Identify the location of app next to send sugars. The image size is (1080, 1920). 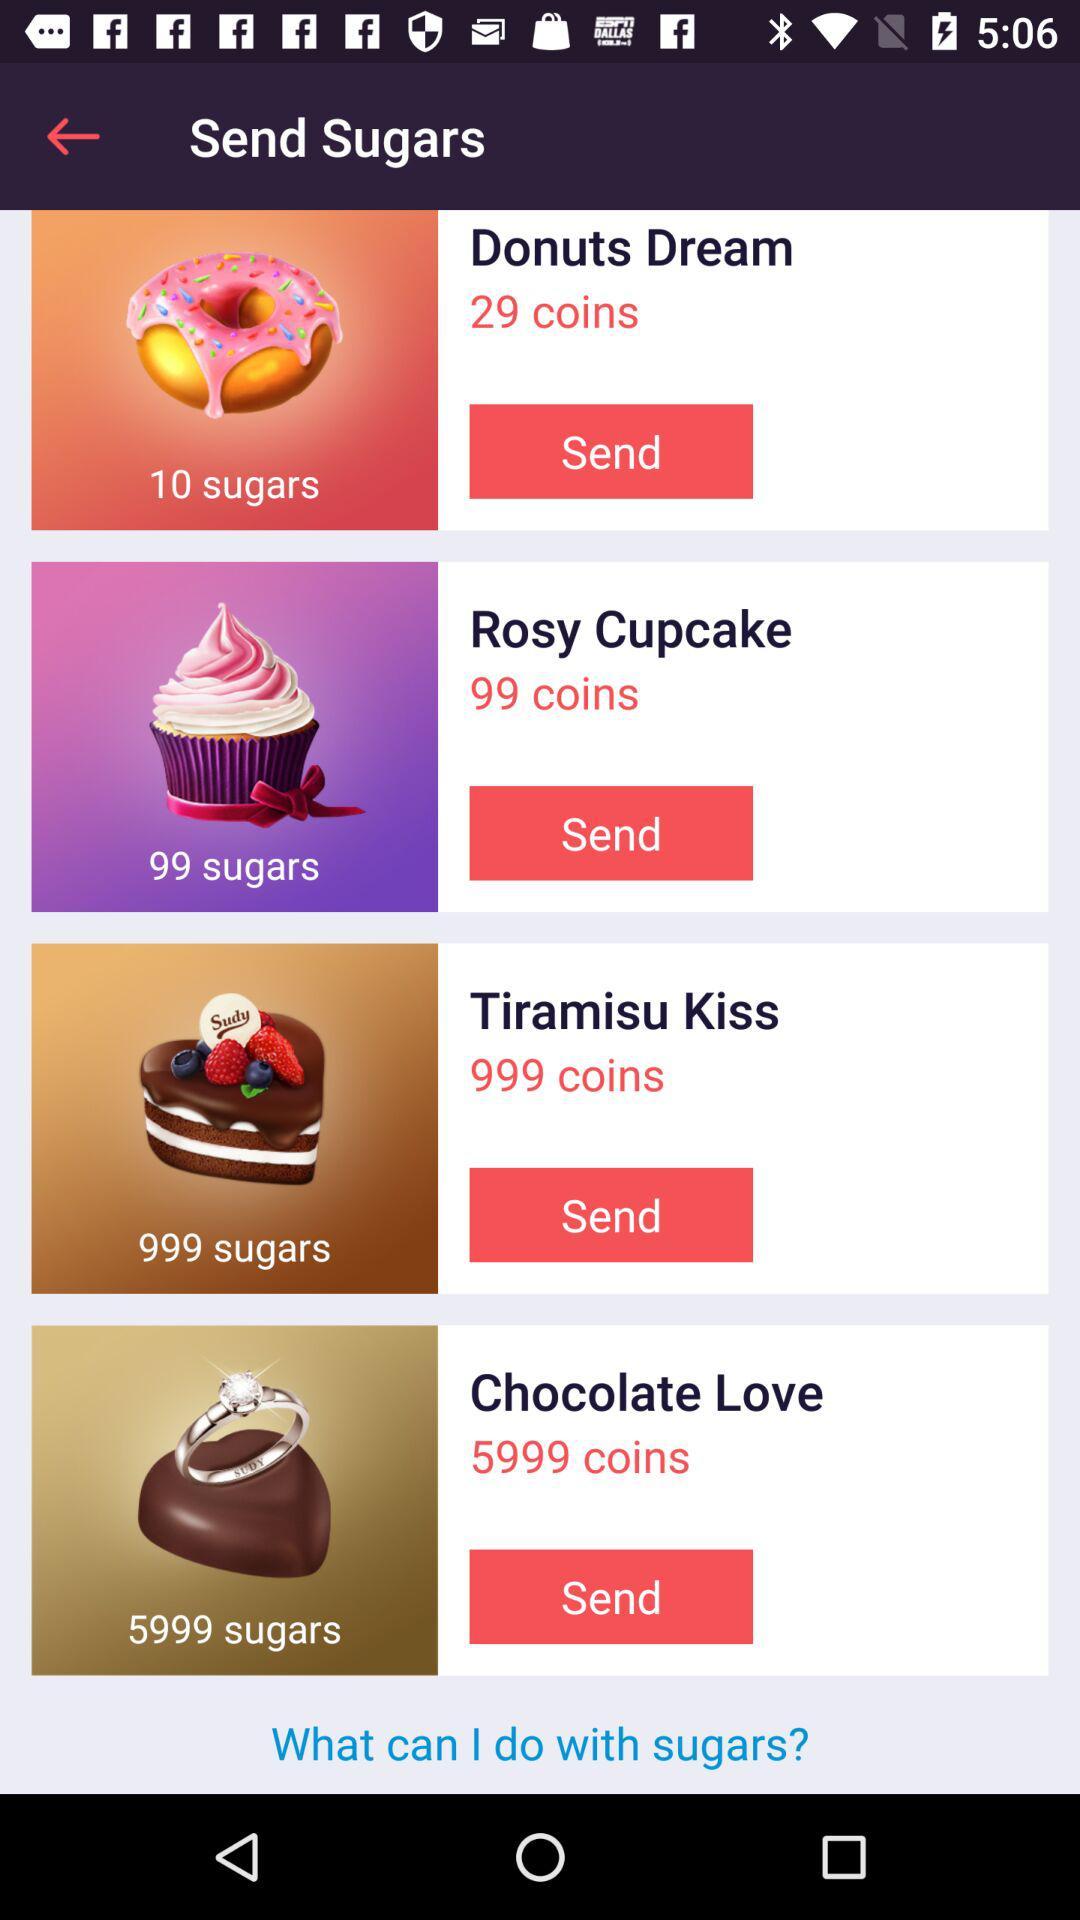
(72, 135).